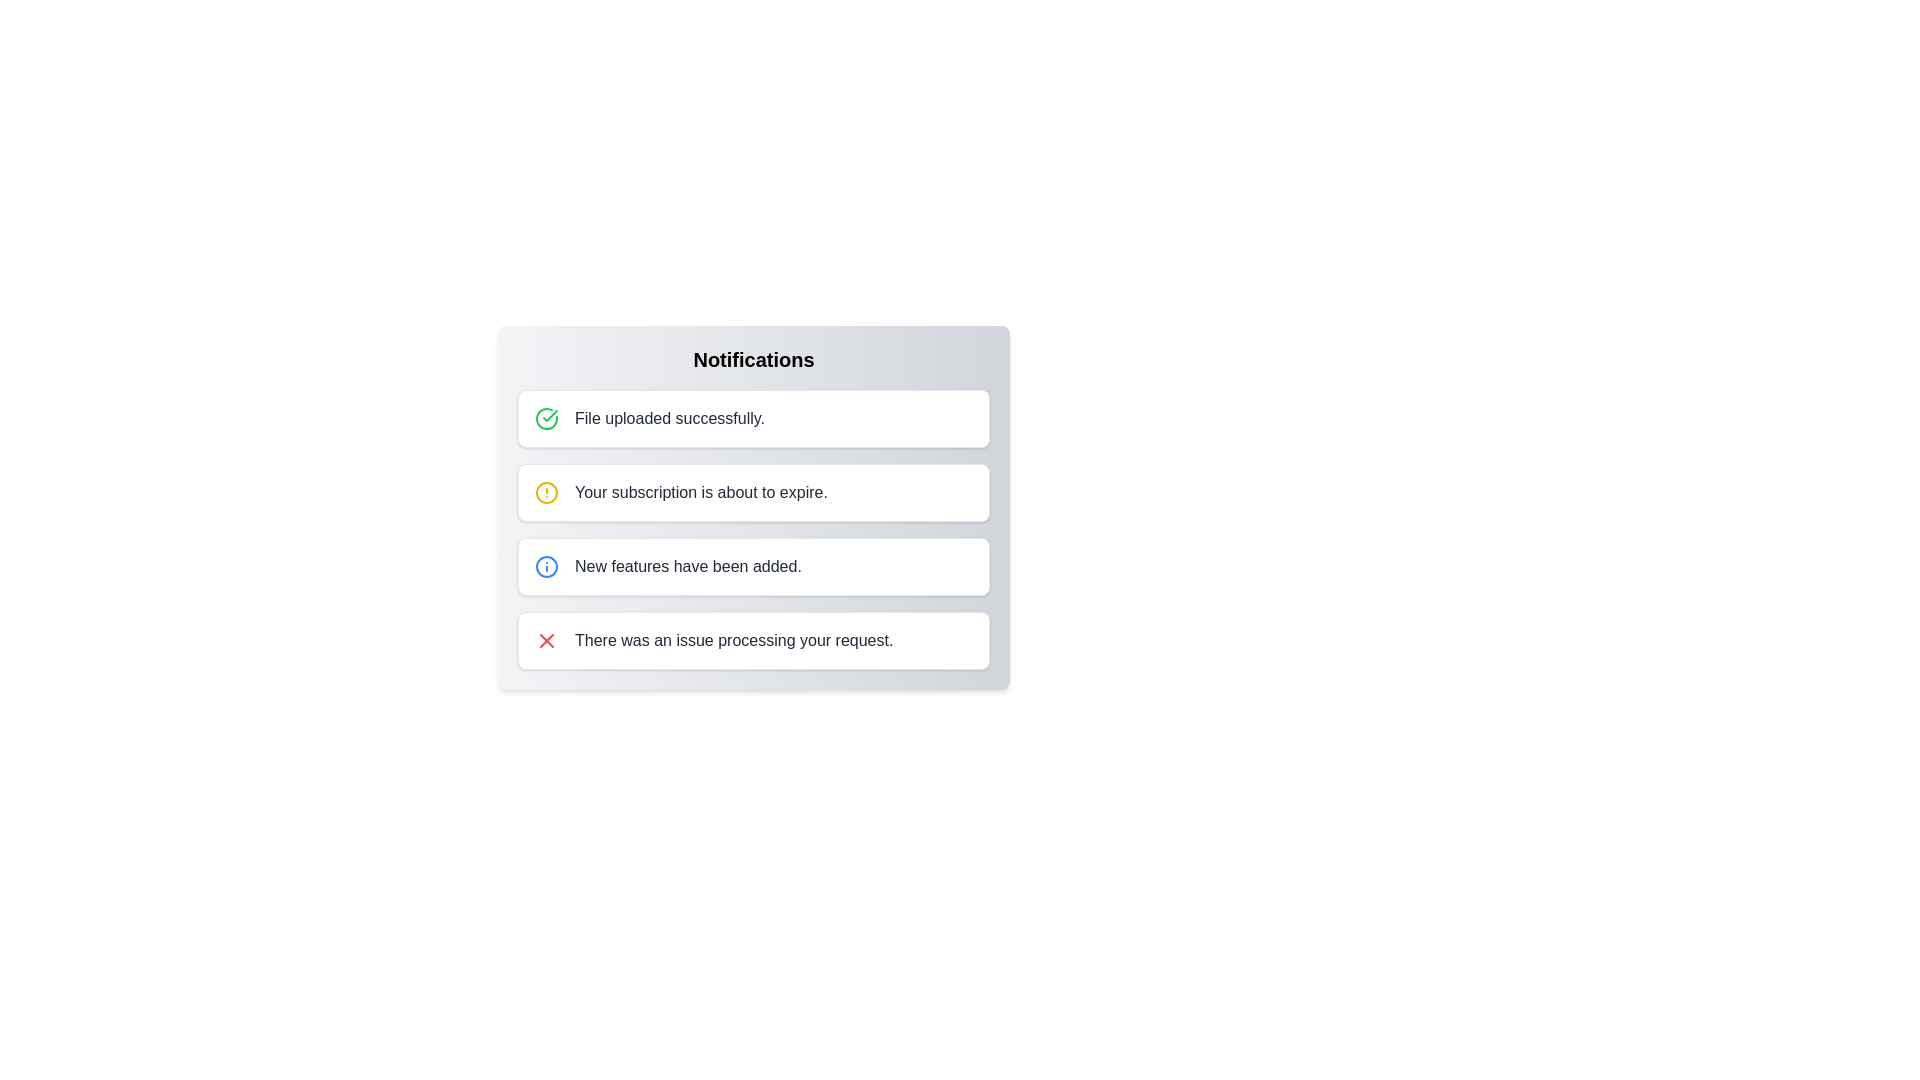 The width and height of the screenshot is (1920, 1080). What do you see at coordinates (547, 567) in the screenshot?
I see `the informational icon located within the notification card stating 'New features have been added.'` at bounding box center [547, 567].